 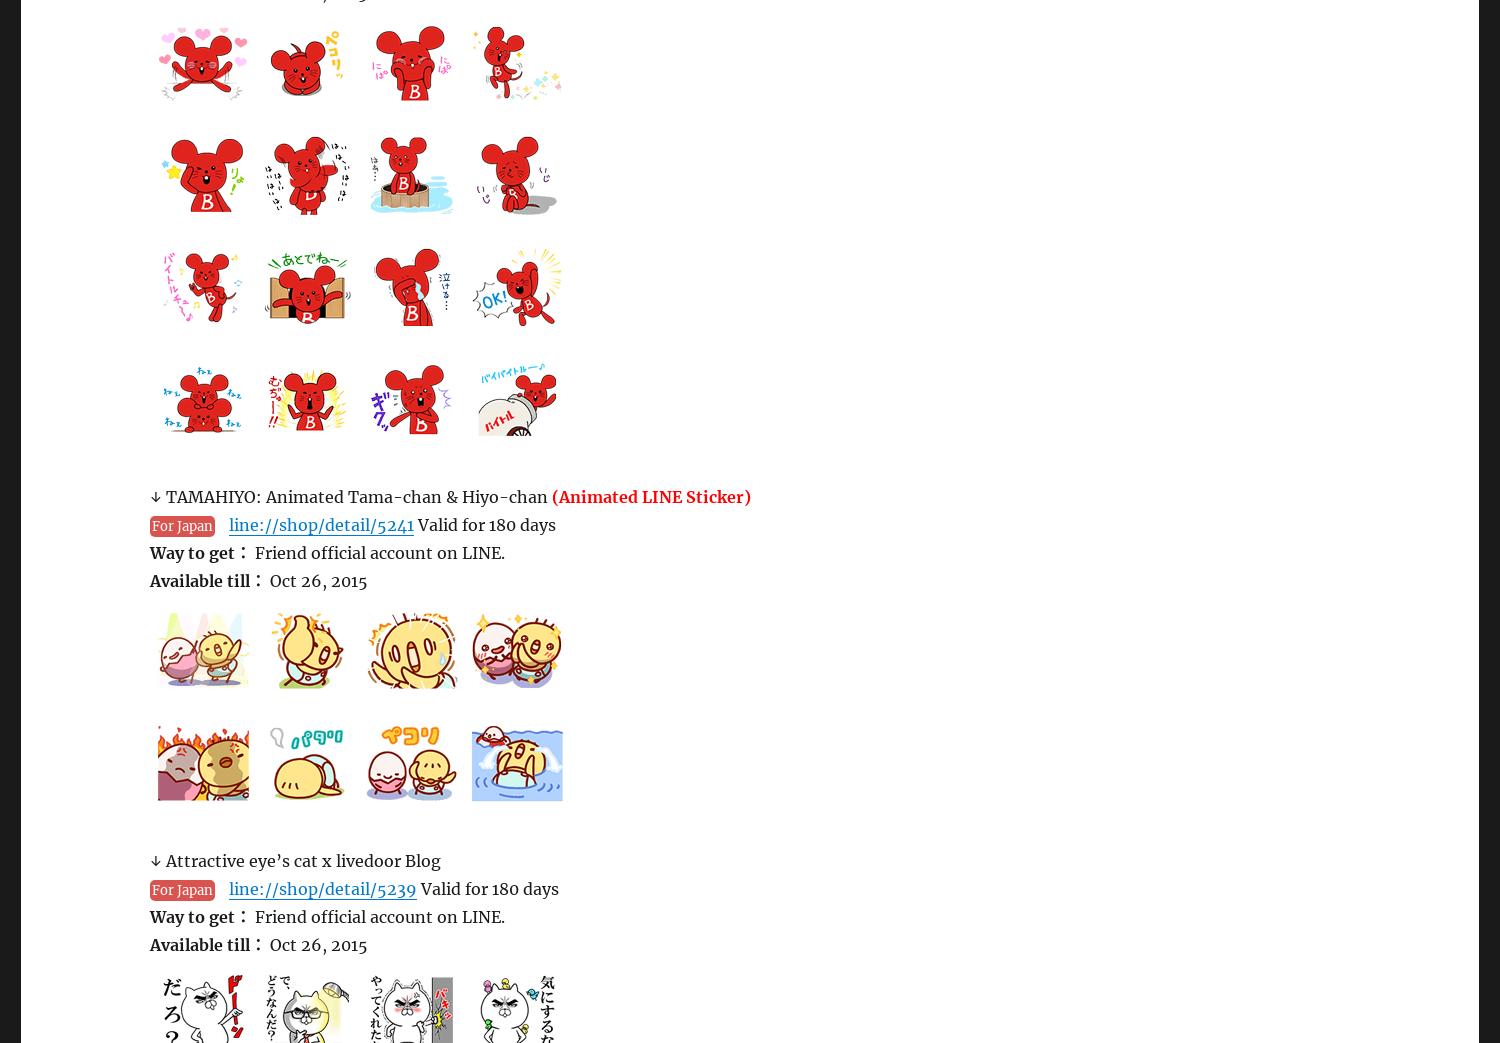 What do you see at coordinates (321, 888) in the screenshot?
I see `'line://shop/detail/5239'` at bounding box center [321, 888].